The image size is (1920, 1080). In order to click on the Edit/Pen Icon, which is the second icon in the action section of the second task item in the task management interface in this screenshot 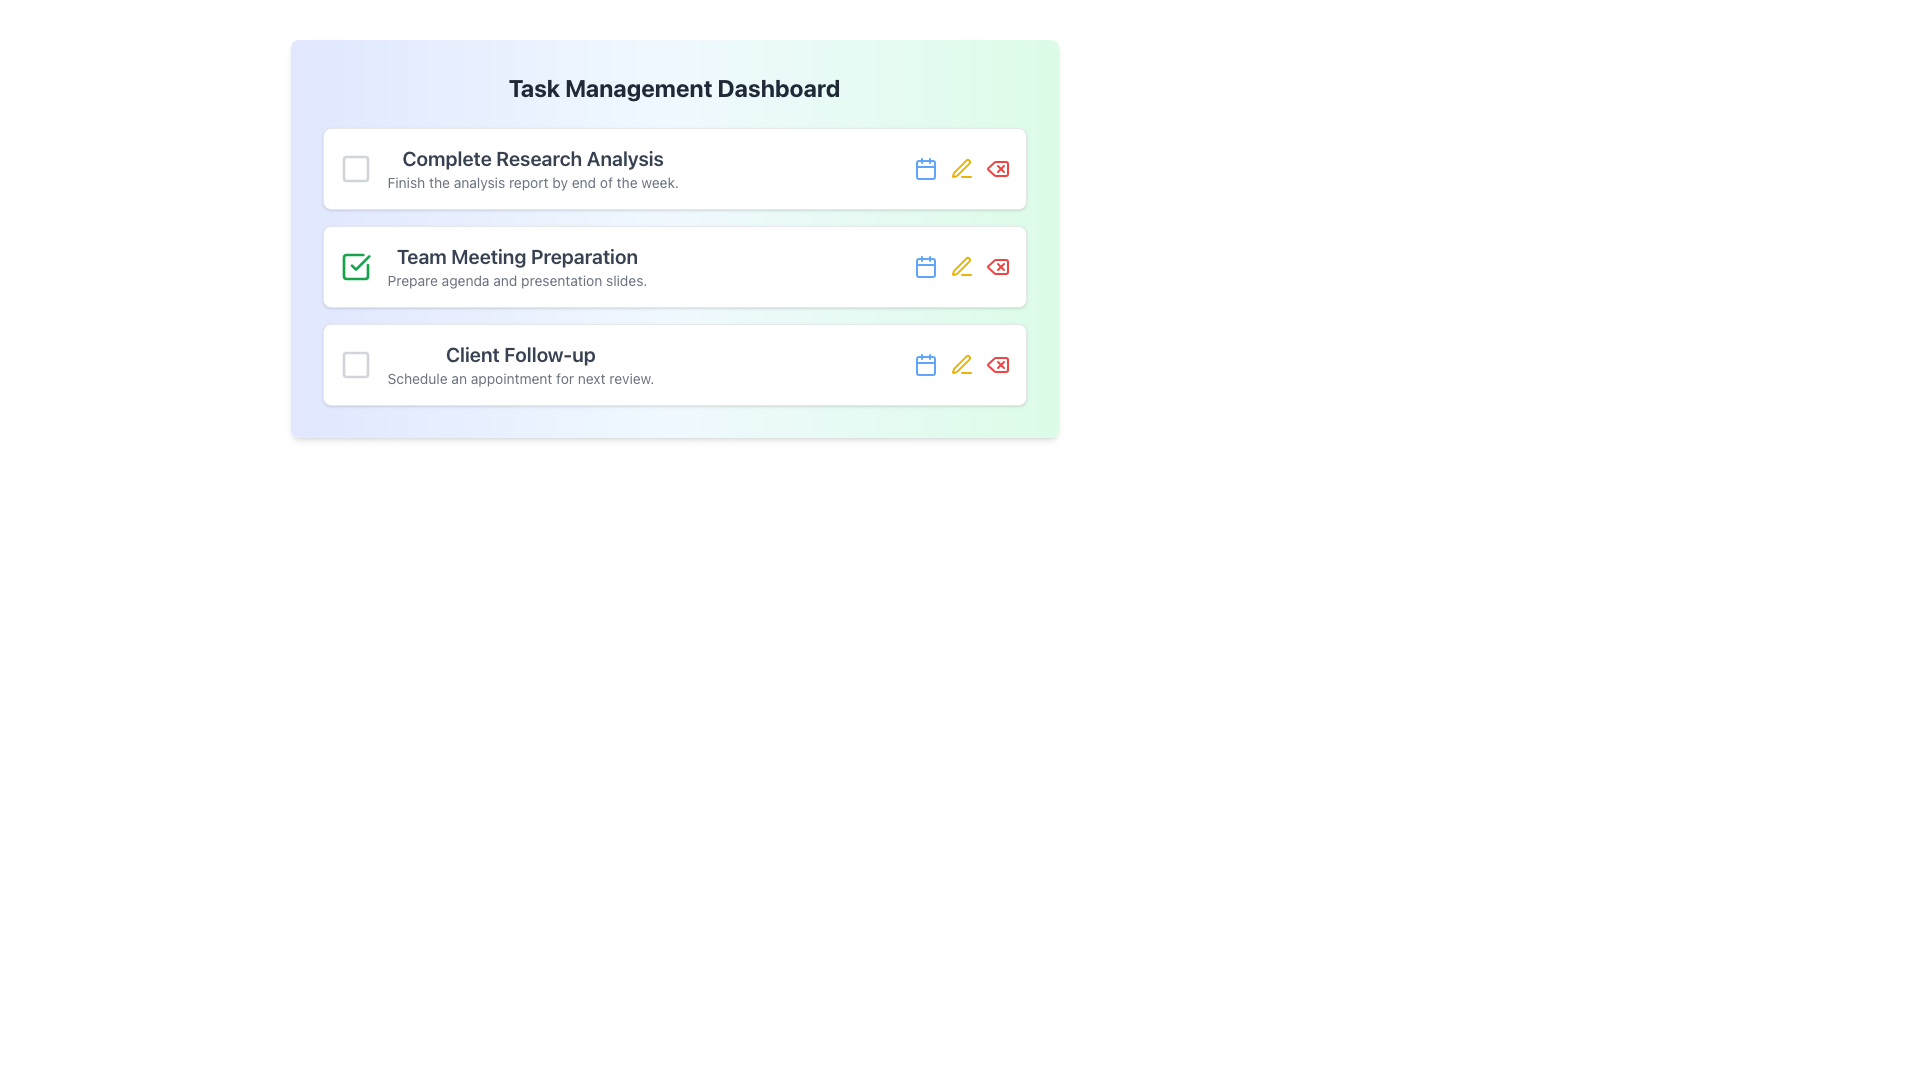, I will do `click(961, 265)`.